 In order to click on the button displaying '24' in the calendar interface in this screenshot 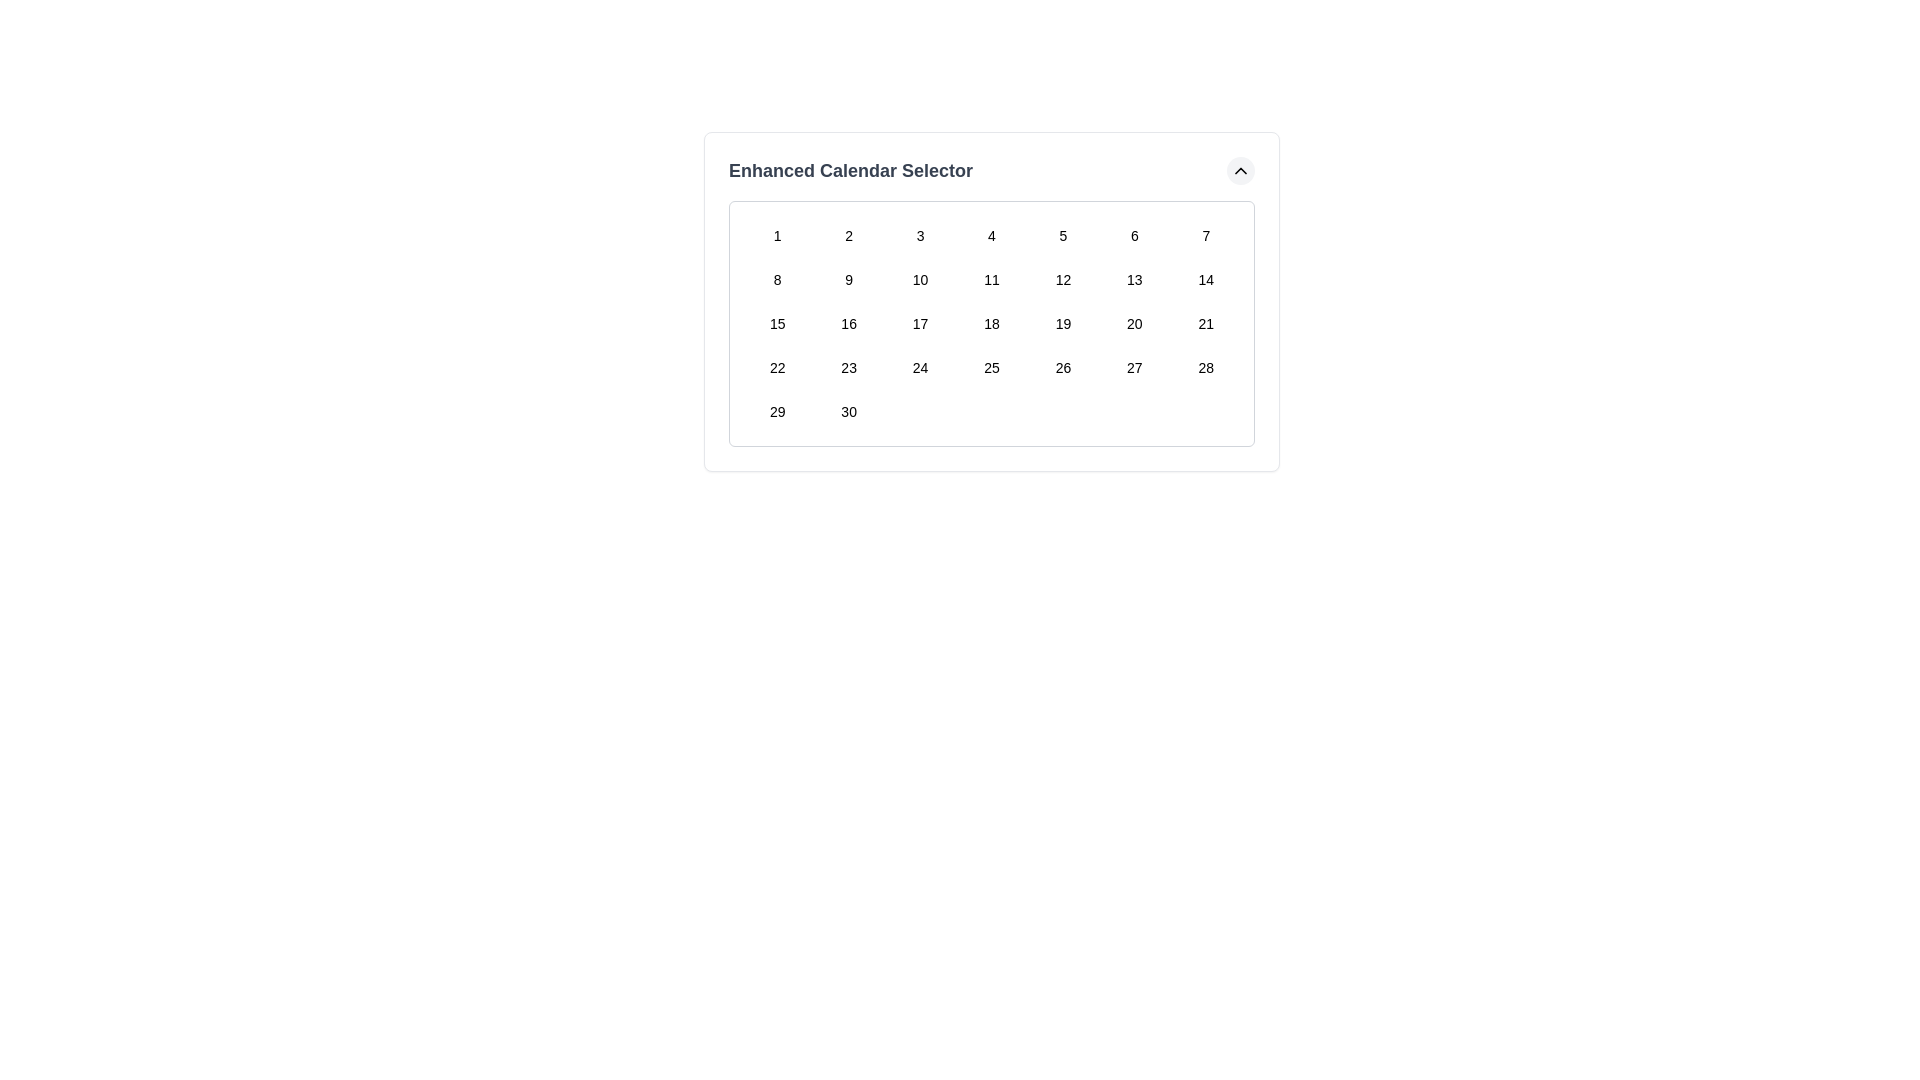, I will do `click(919, 367)`.